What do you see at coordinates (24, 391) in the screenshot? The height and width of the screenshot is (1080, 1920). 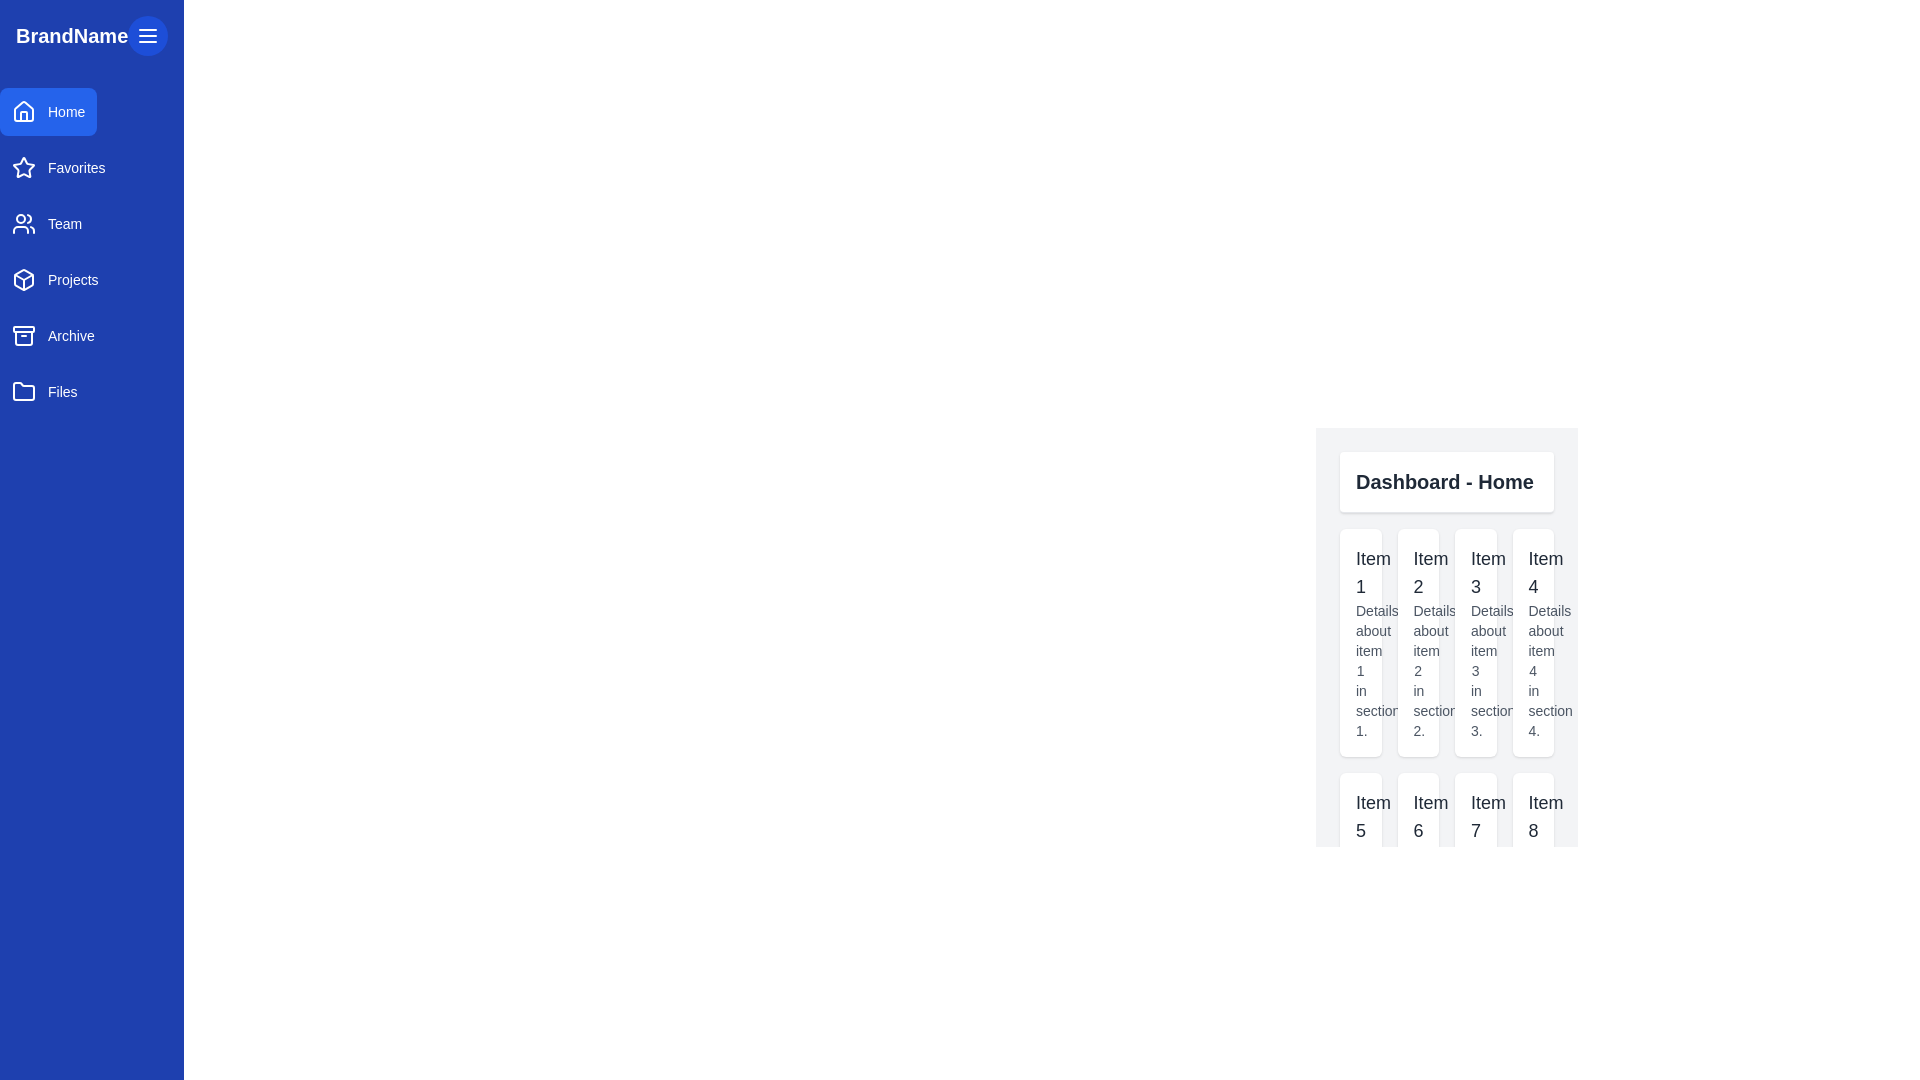 I see `the small folder-shaped icon with rounded edges located in the left navigation panel, styled in white against a blue background, positioned below the 'Archive' section in the 'Files' menu` at bounding box center [24, 391].